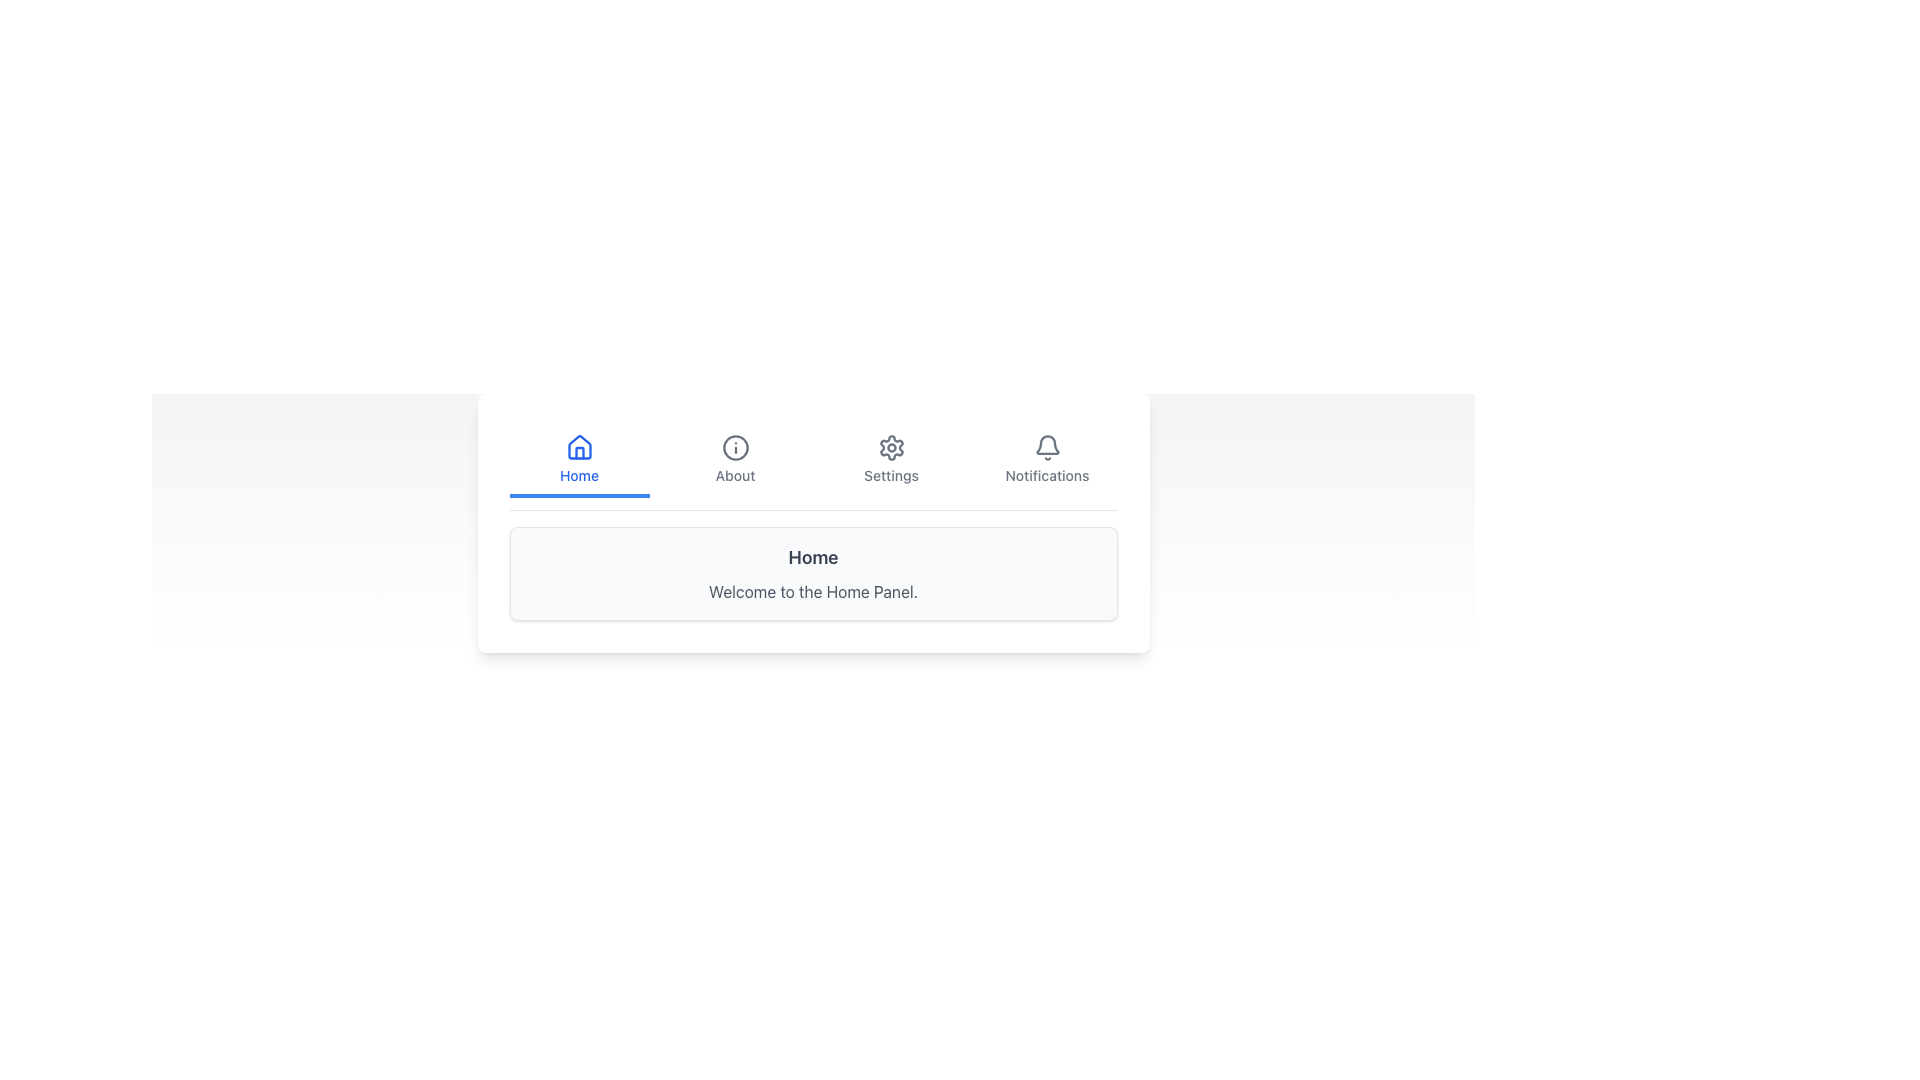  I want to click on the gear-shaped icon on the navigation bar, positioned above the 'Settings' text, so click(890, 446).